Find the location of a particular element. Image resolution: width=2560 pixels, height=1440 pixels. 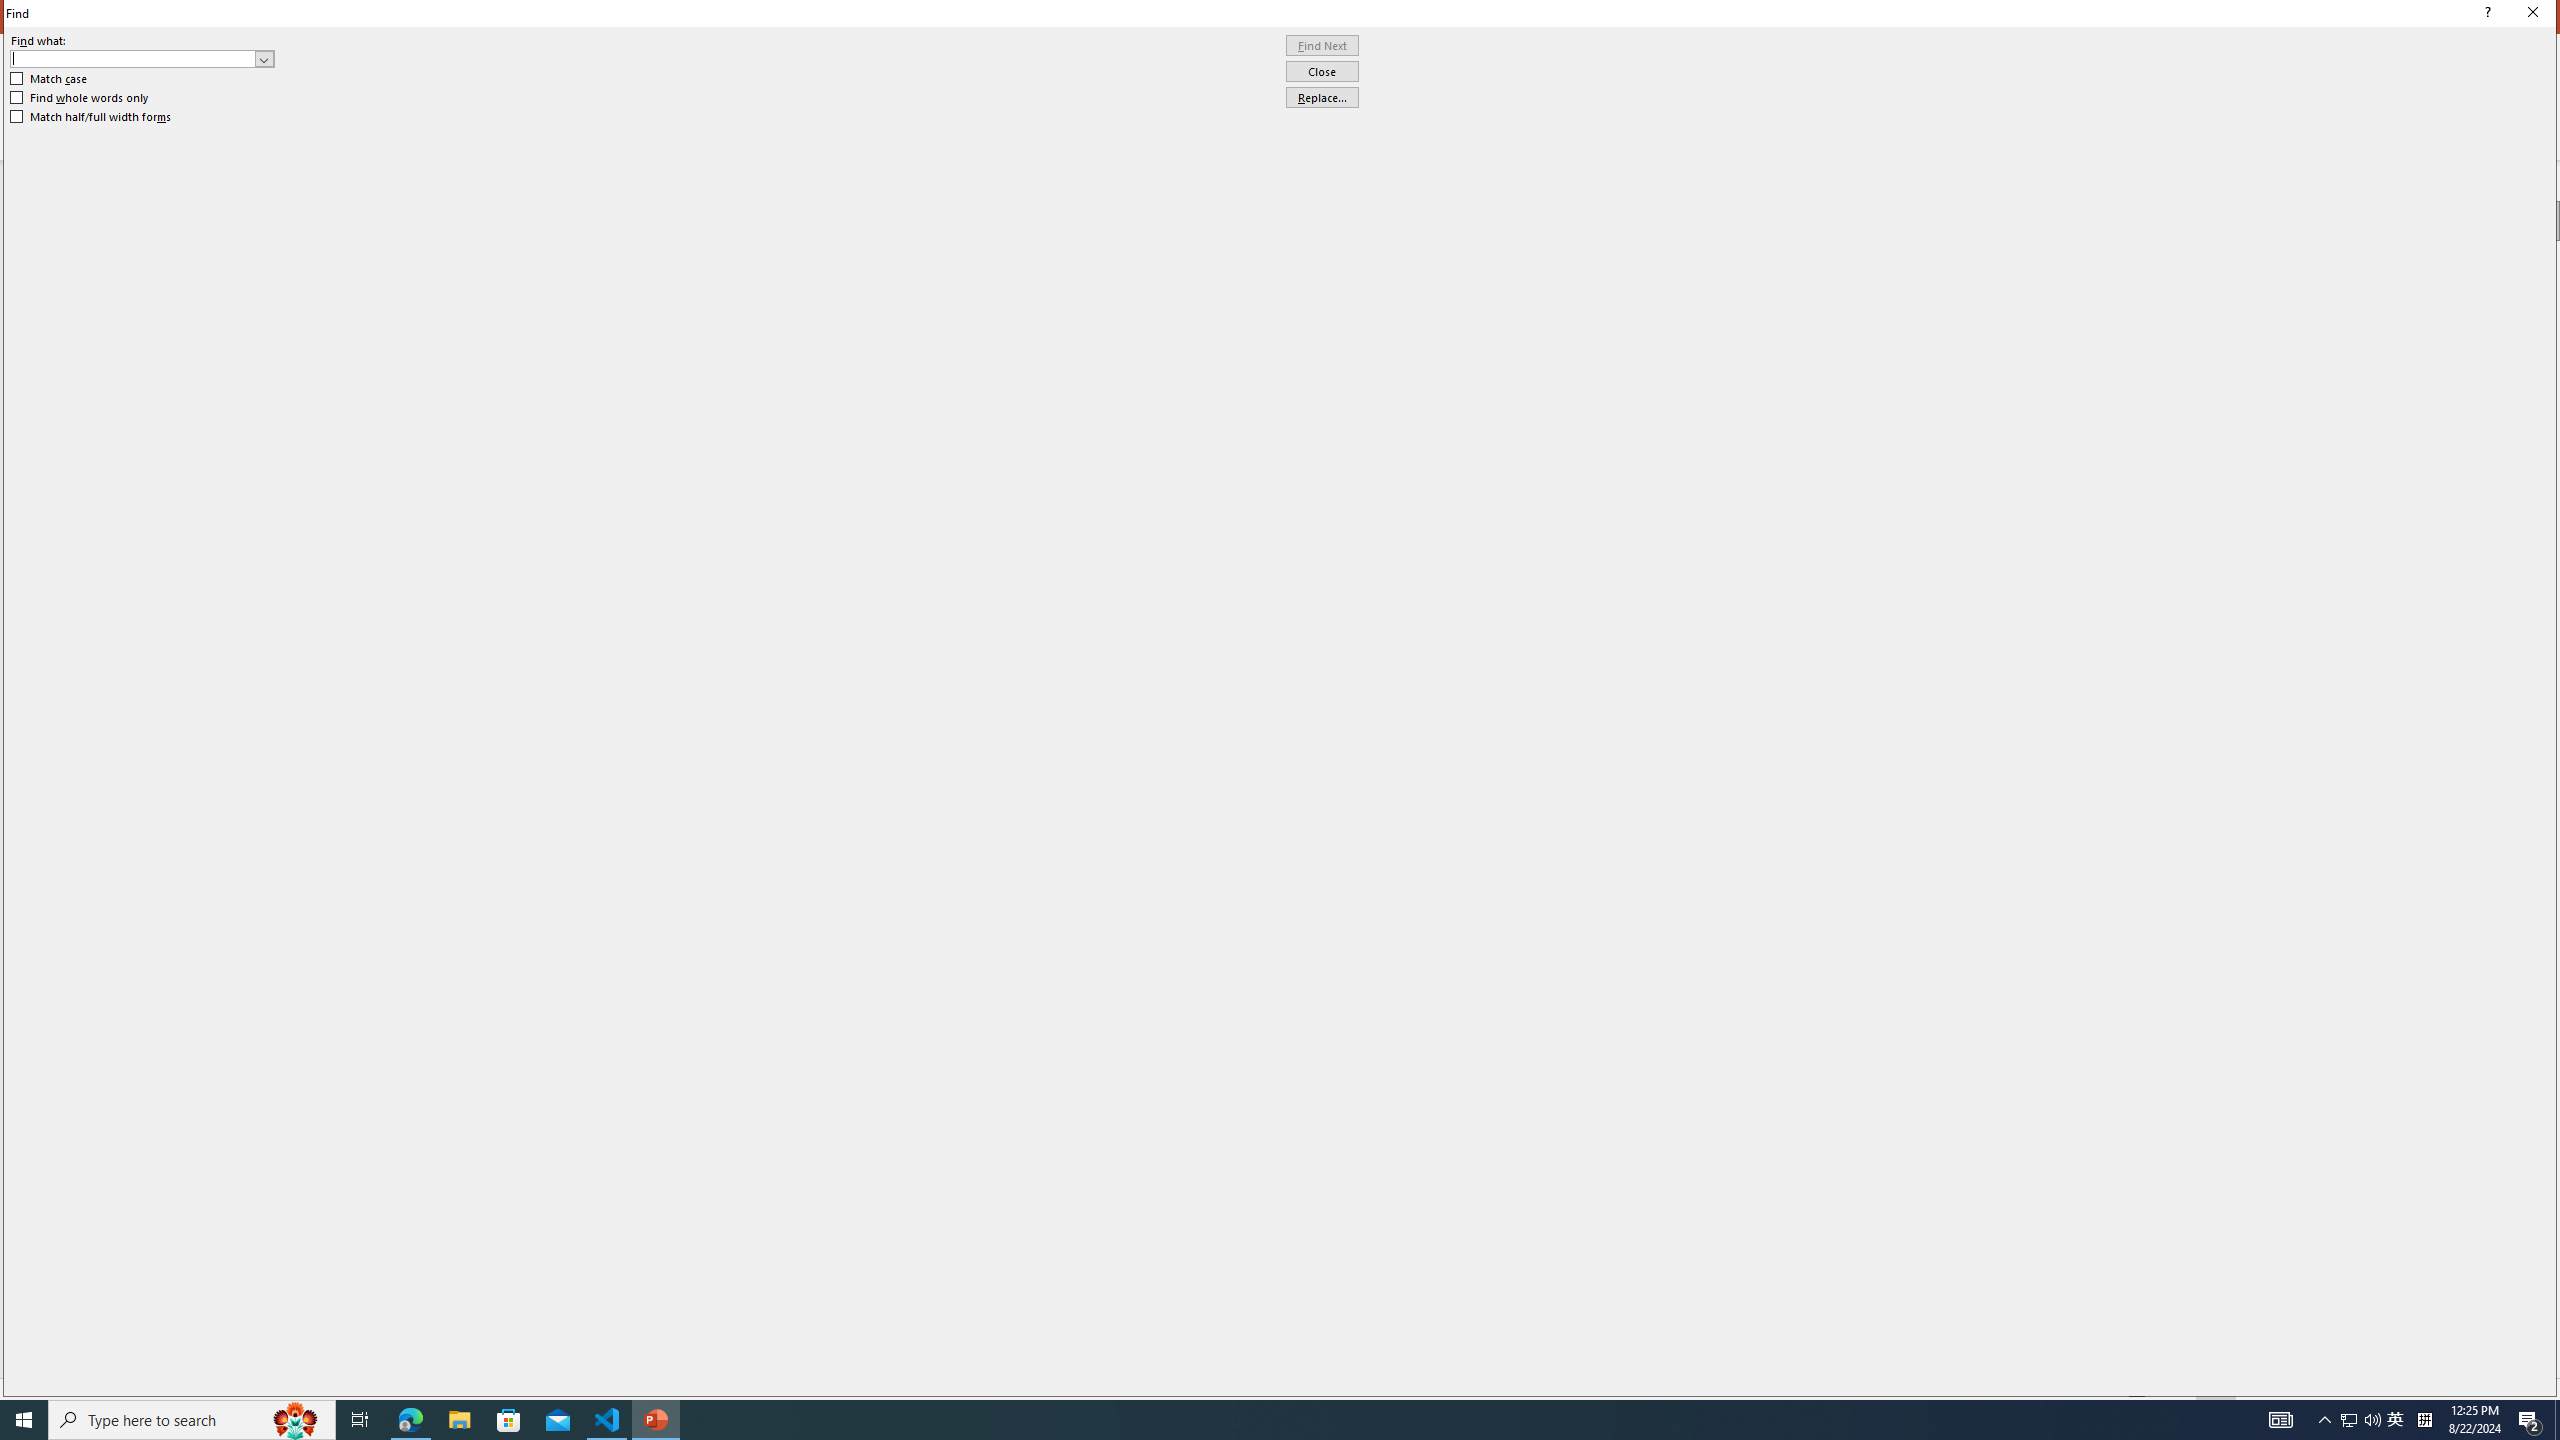

'Find what' is located at coordinates (142, 58).